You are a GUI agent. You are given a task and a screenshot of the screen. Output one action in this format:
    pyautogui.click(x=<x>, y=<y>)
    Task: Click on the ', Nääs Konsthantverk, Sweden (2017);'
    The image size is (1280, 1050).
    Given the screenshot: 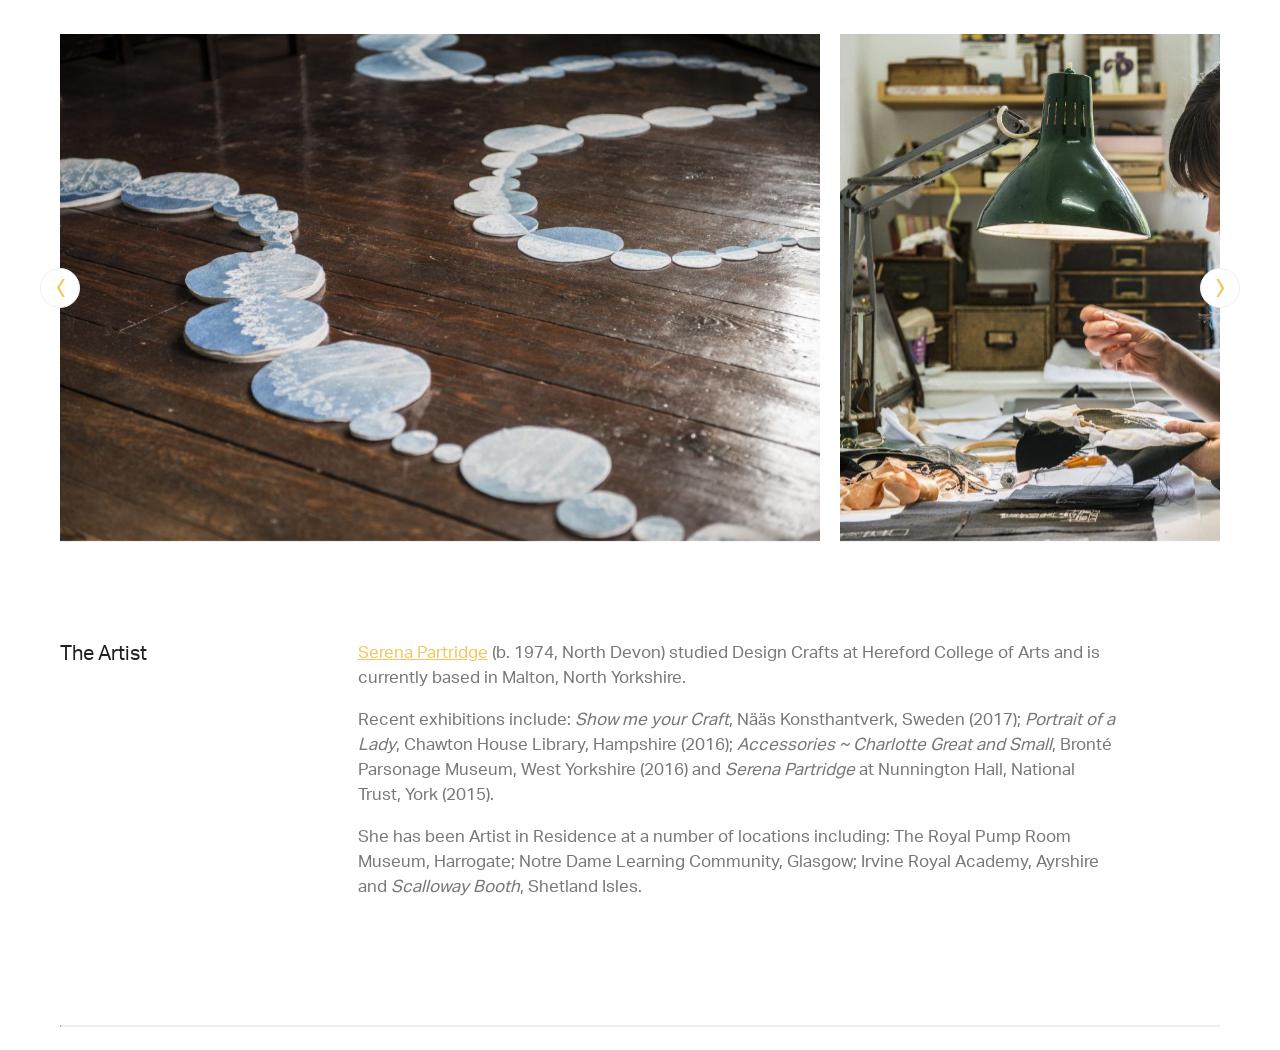 What is the action you would take?
    pyautogui.click(x=876, y=716)
    